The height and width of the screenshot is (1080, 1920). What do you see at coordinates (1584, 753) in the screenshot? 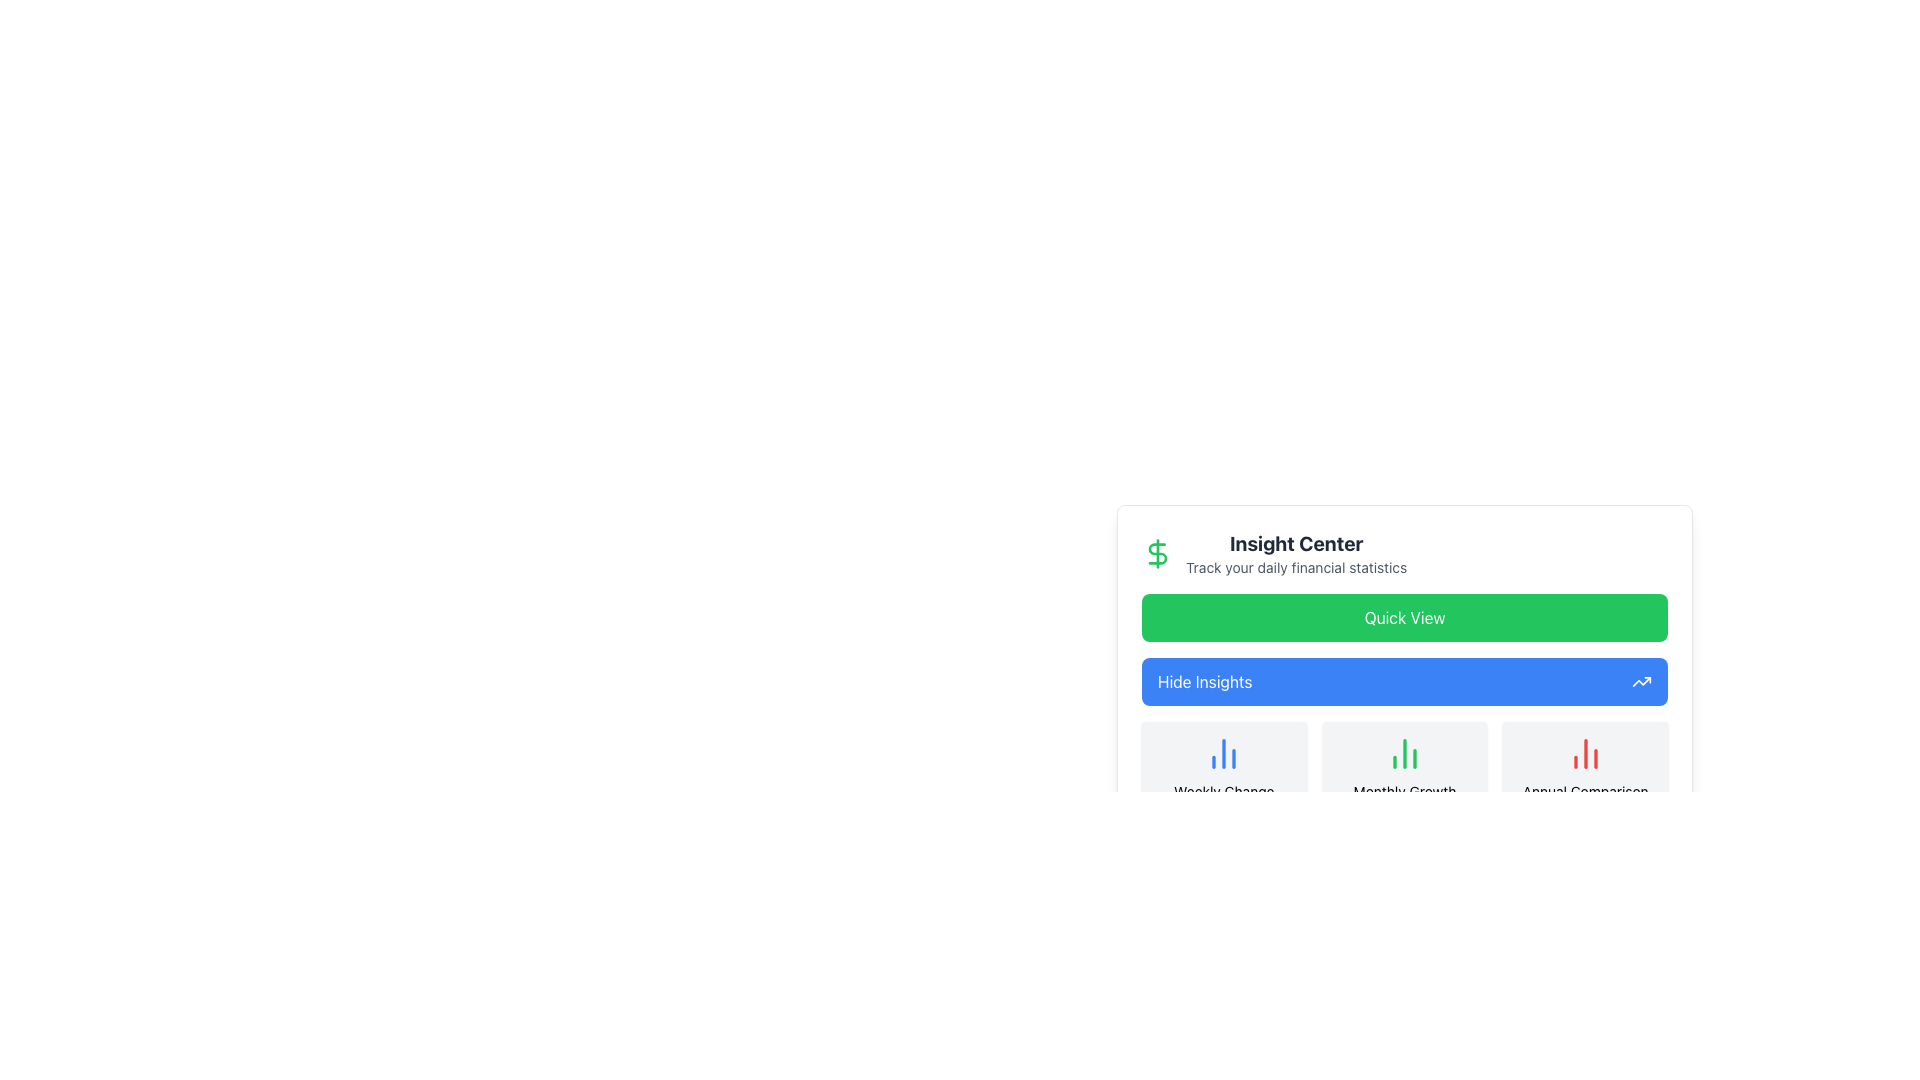
I see `the red bar chart icon positioned in the rightmost segment below the title 'Annual Comparison' for more information or actions related to it` at bounding box center [1584, 753].